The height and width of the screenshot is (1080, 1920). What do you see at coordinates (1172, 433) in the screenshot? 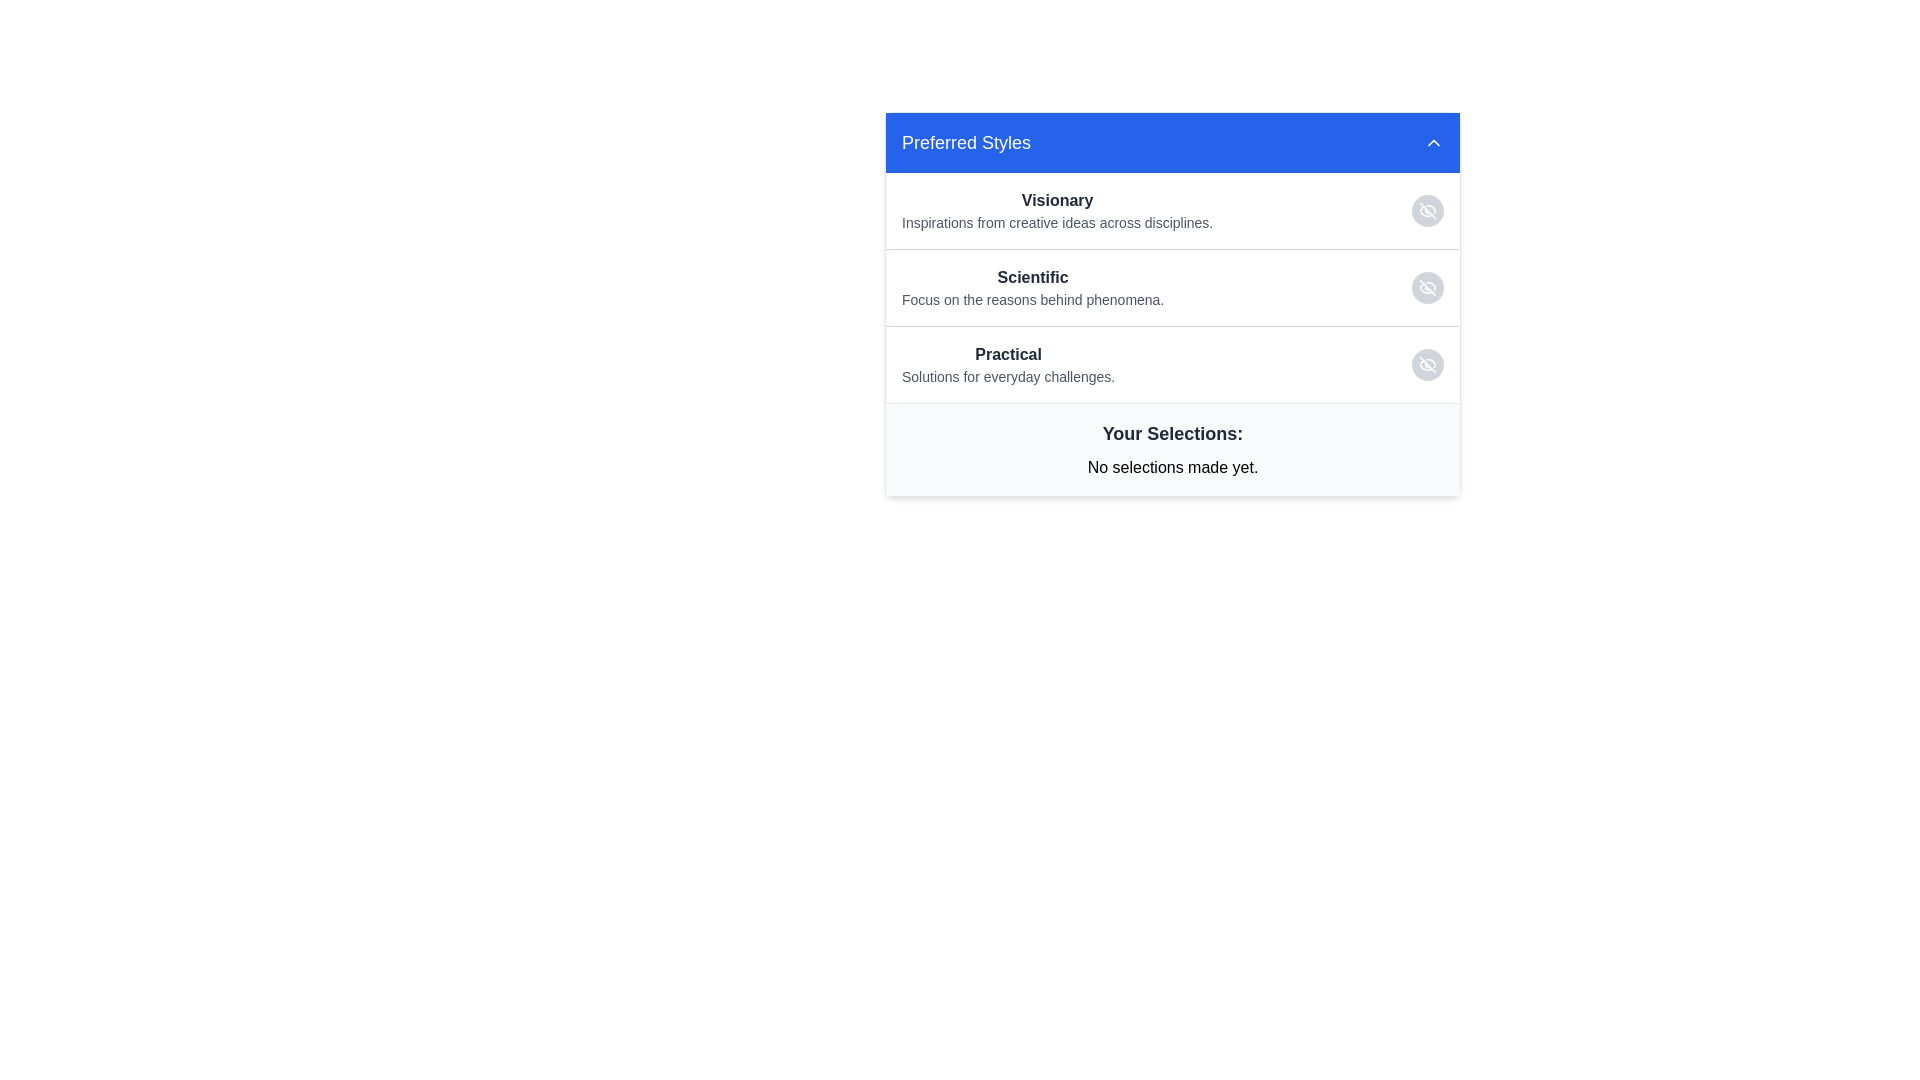
I see `the header text label that indicates the area contains user-selected choices, positioned above the text 'No selections made yet.'` at bounding box center [1172, 433].